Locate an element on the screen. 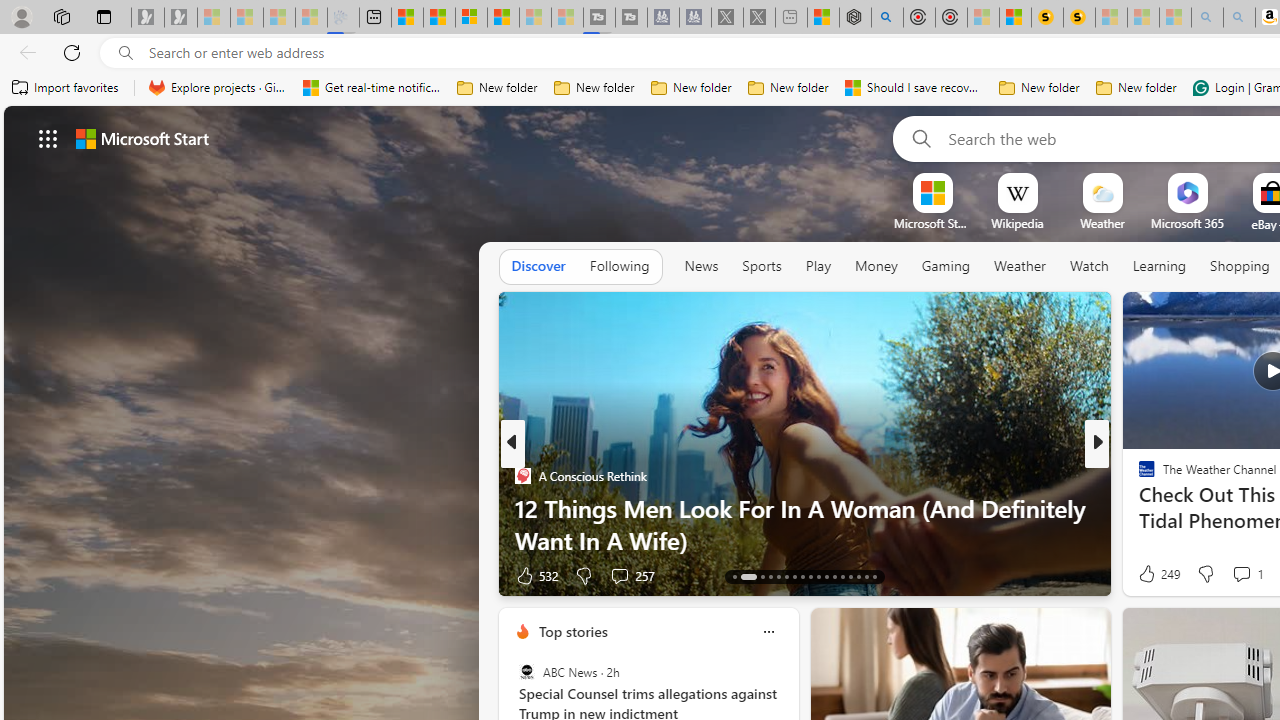 The image size is (1280, 720). 'Forge of Empires' is located at coordinates (1175, 506).